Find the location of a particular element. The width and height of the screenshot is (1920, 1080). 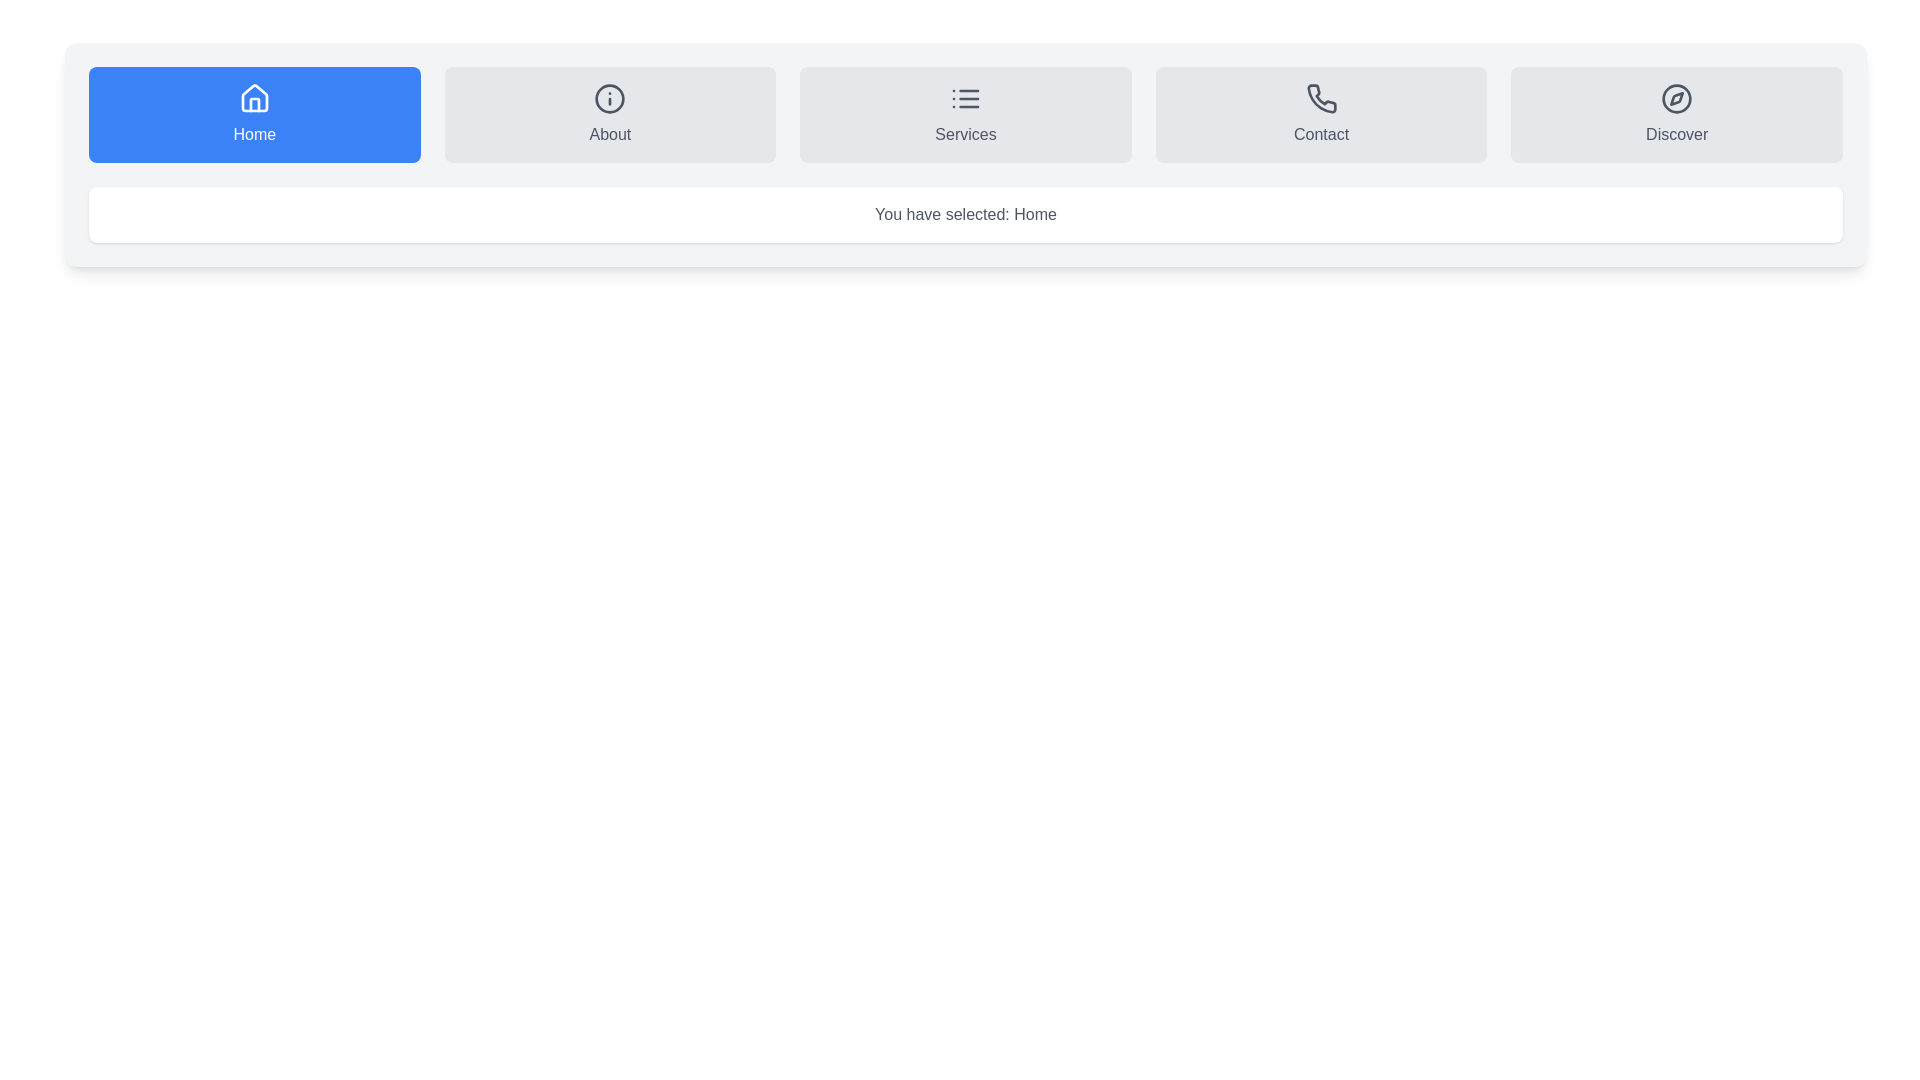

the 'Home' button, which is a blue rectangular button with rounded corners, featuring a house icon and the text 'Home' below it is located at coordinates (253, 115).